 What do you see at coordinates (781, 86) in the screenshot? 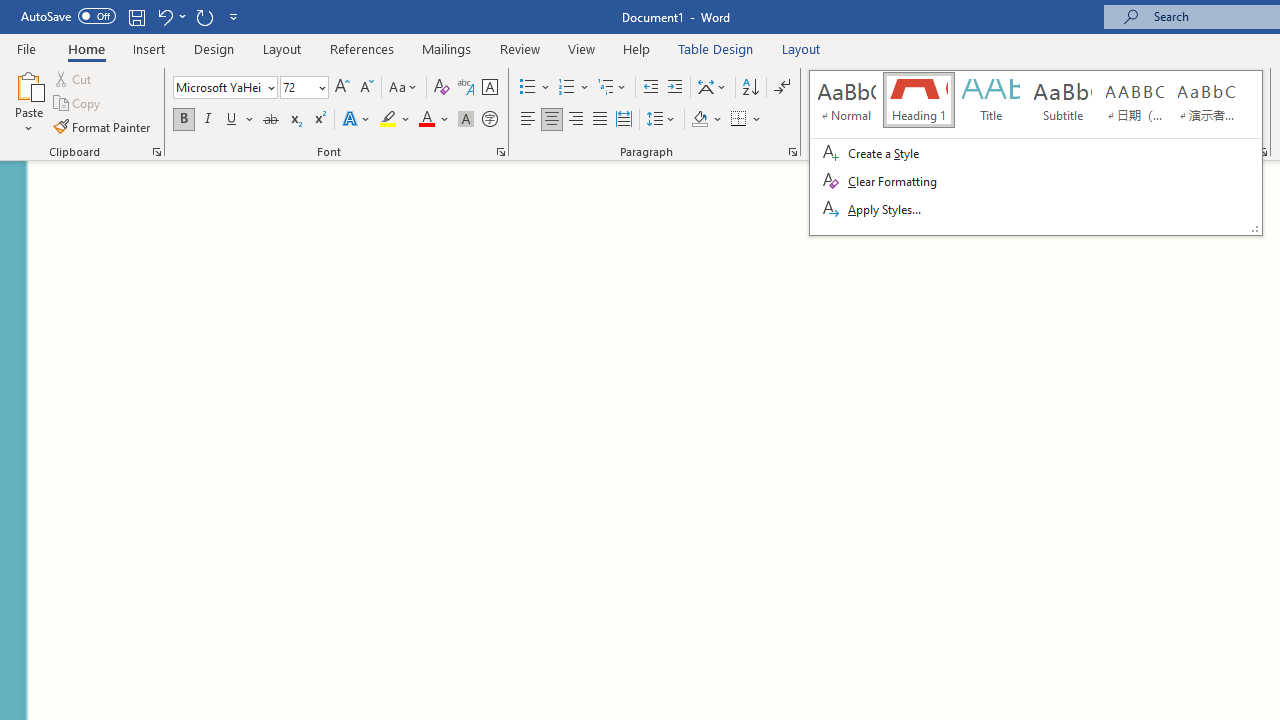
I see `'Show/Hide Editing Marks'` at bounding box center [781, 86].